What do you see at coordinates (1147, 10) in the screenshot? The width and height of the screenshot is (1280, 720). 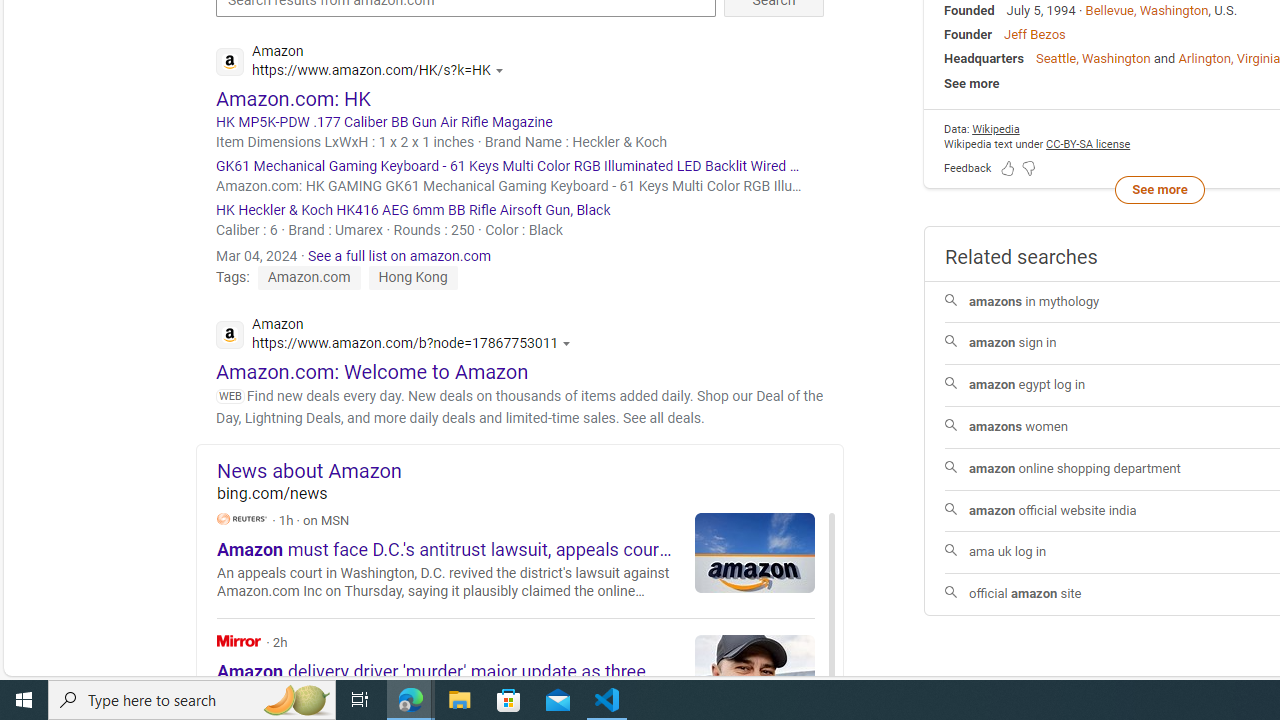 I see `'Bellevue, Washington'` at bounding box center [1147, 10].